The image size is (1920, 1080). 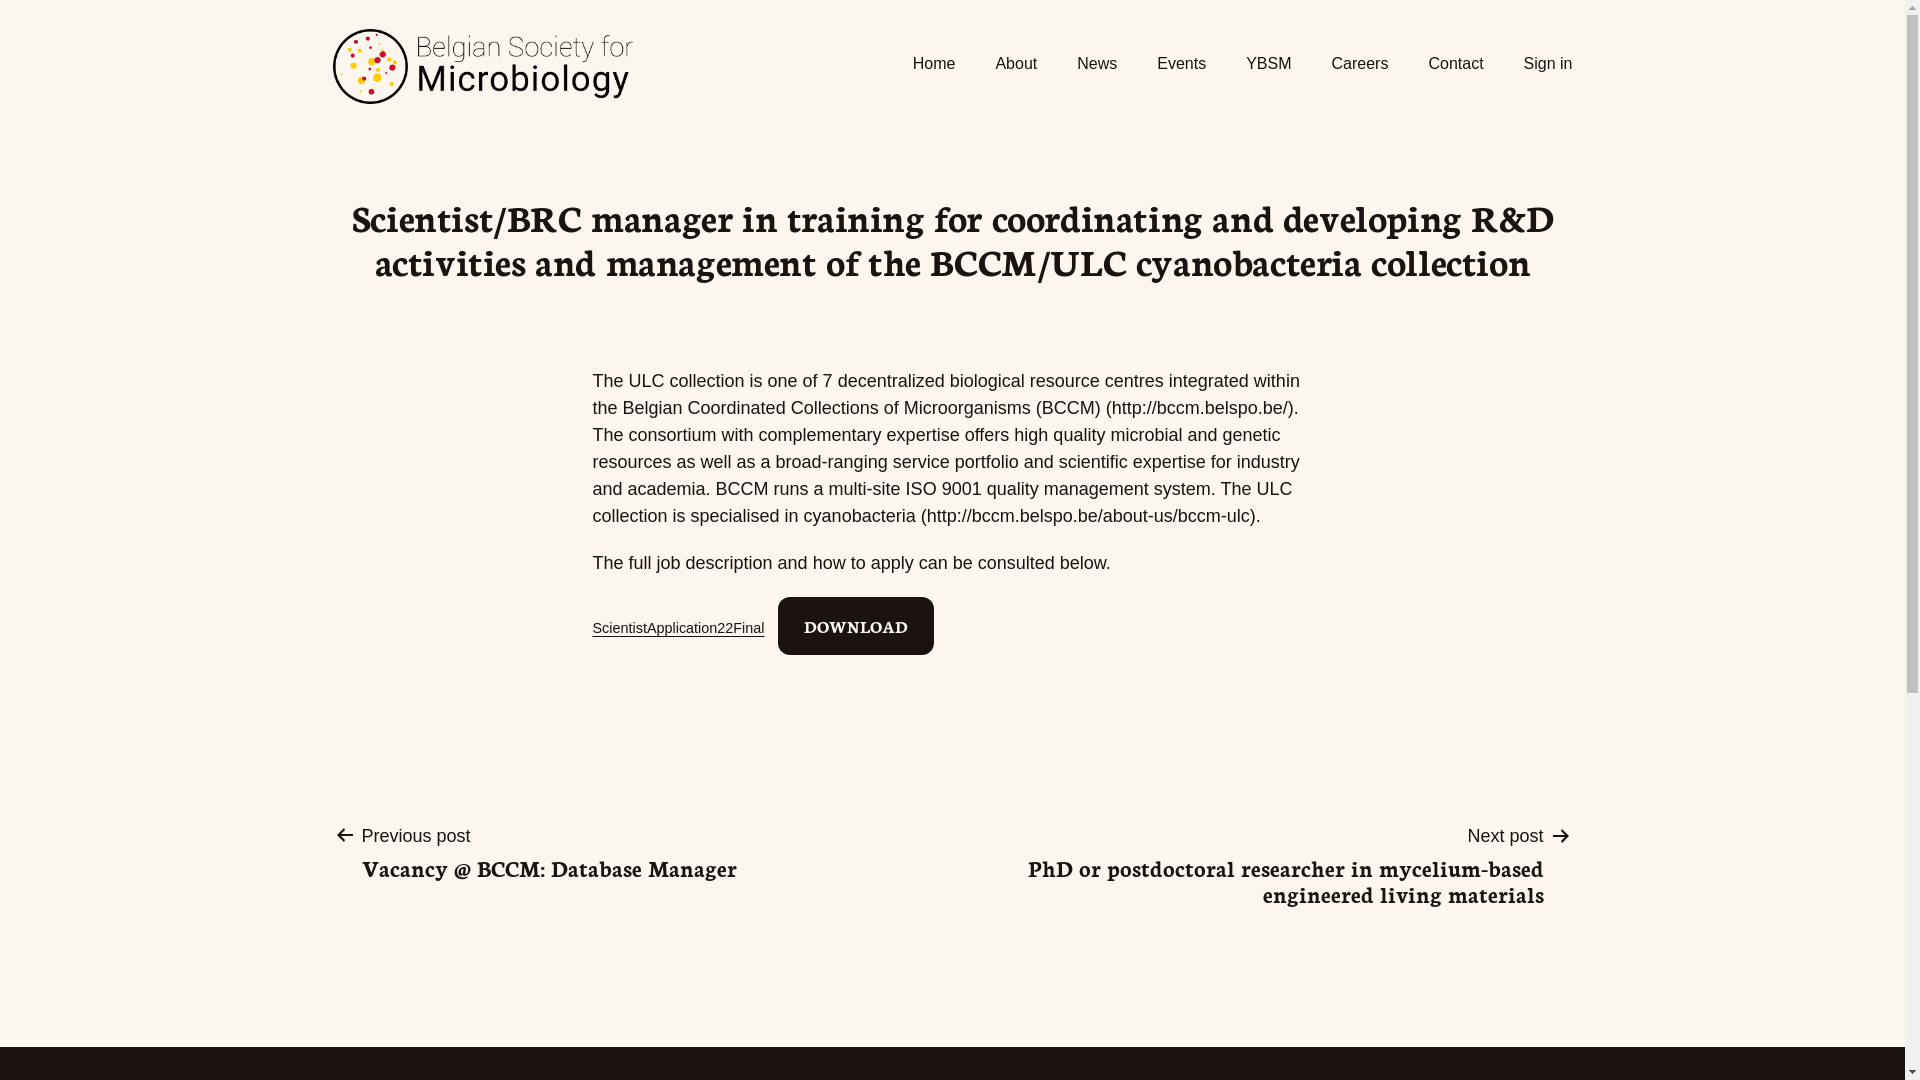 I want to click on 'About', so click(x=1016, y=63).